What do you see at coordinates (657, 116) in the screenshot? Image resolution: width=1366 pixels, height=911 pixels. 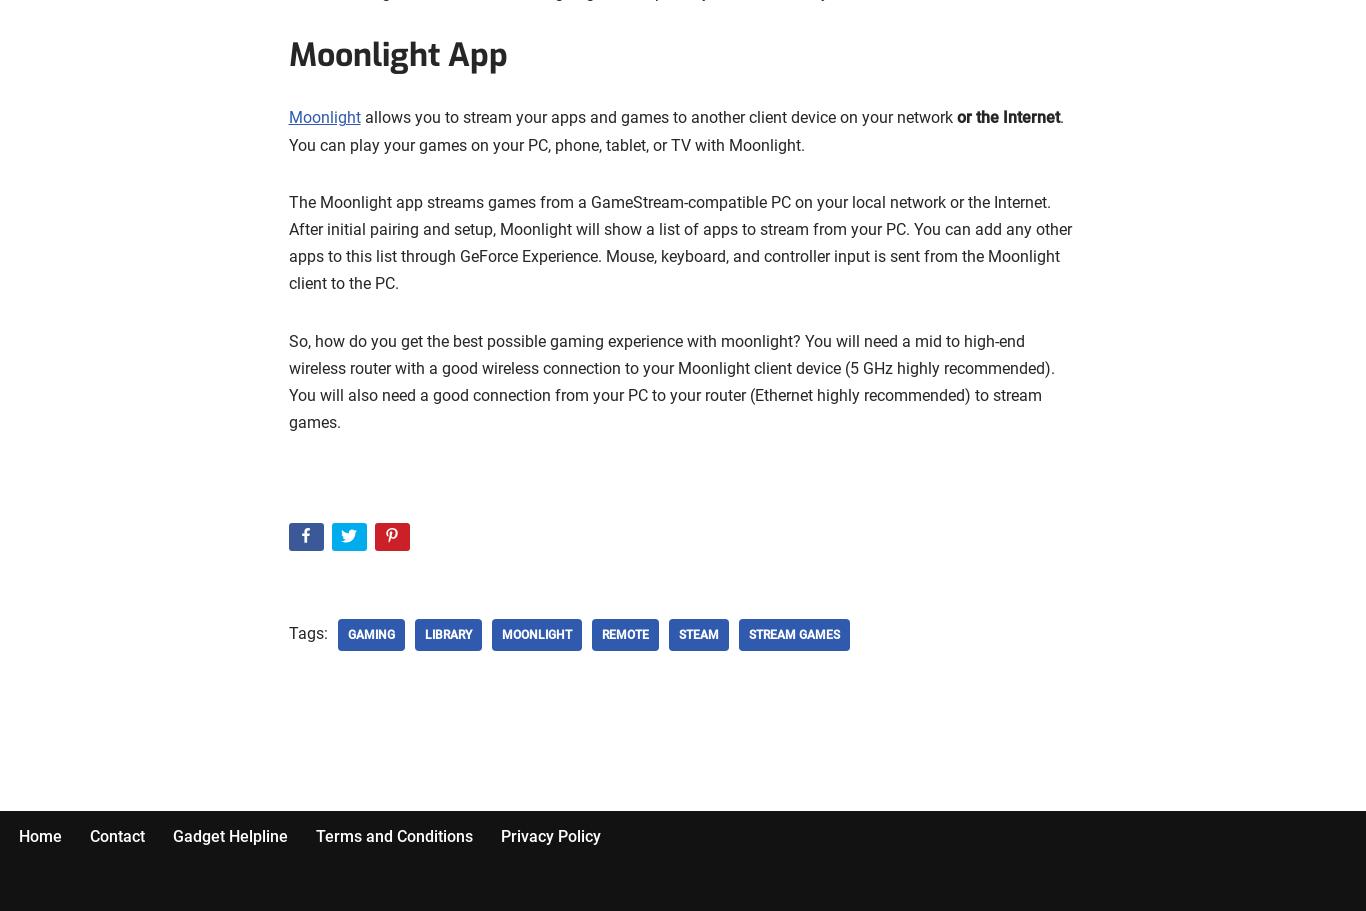 I see `'allows you to stream your apps and games to another client device on your network'` at bounding box center [657, 116].